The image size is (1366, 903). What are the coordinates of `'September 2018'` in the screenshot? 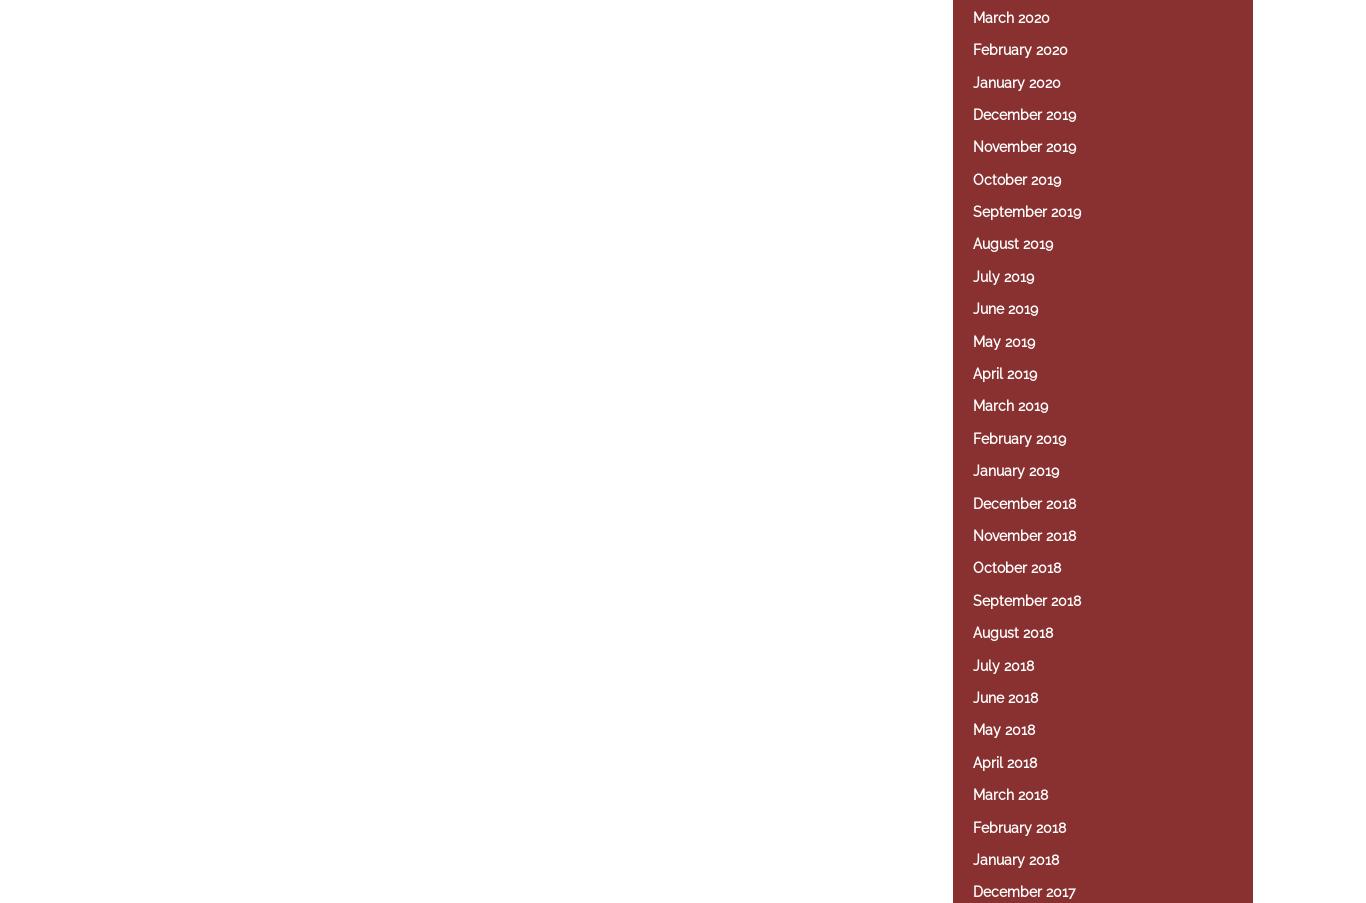 It's located at (1025, 600).